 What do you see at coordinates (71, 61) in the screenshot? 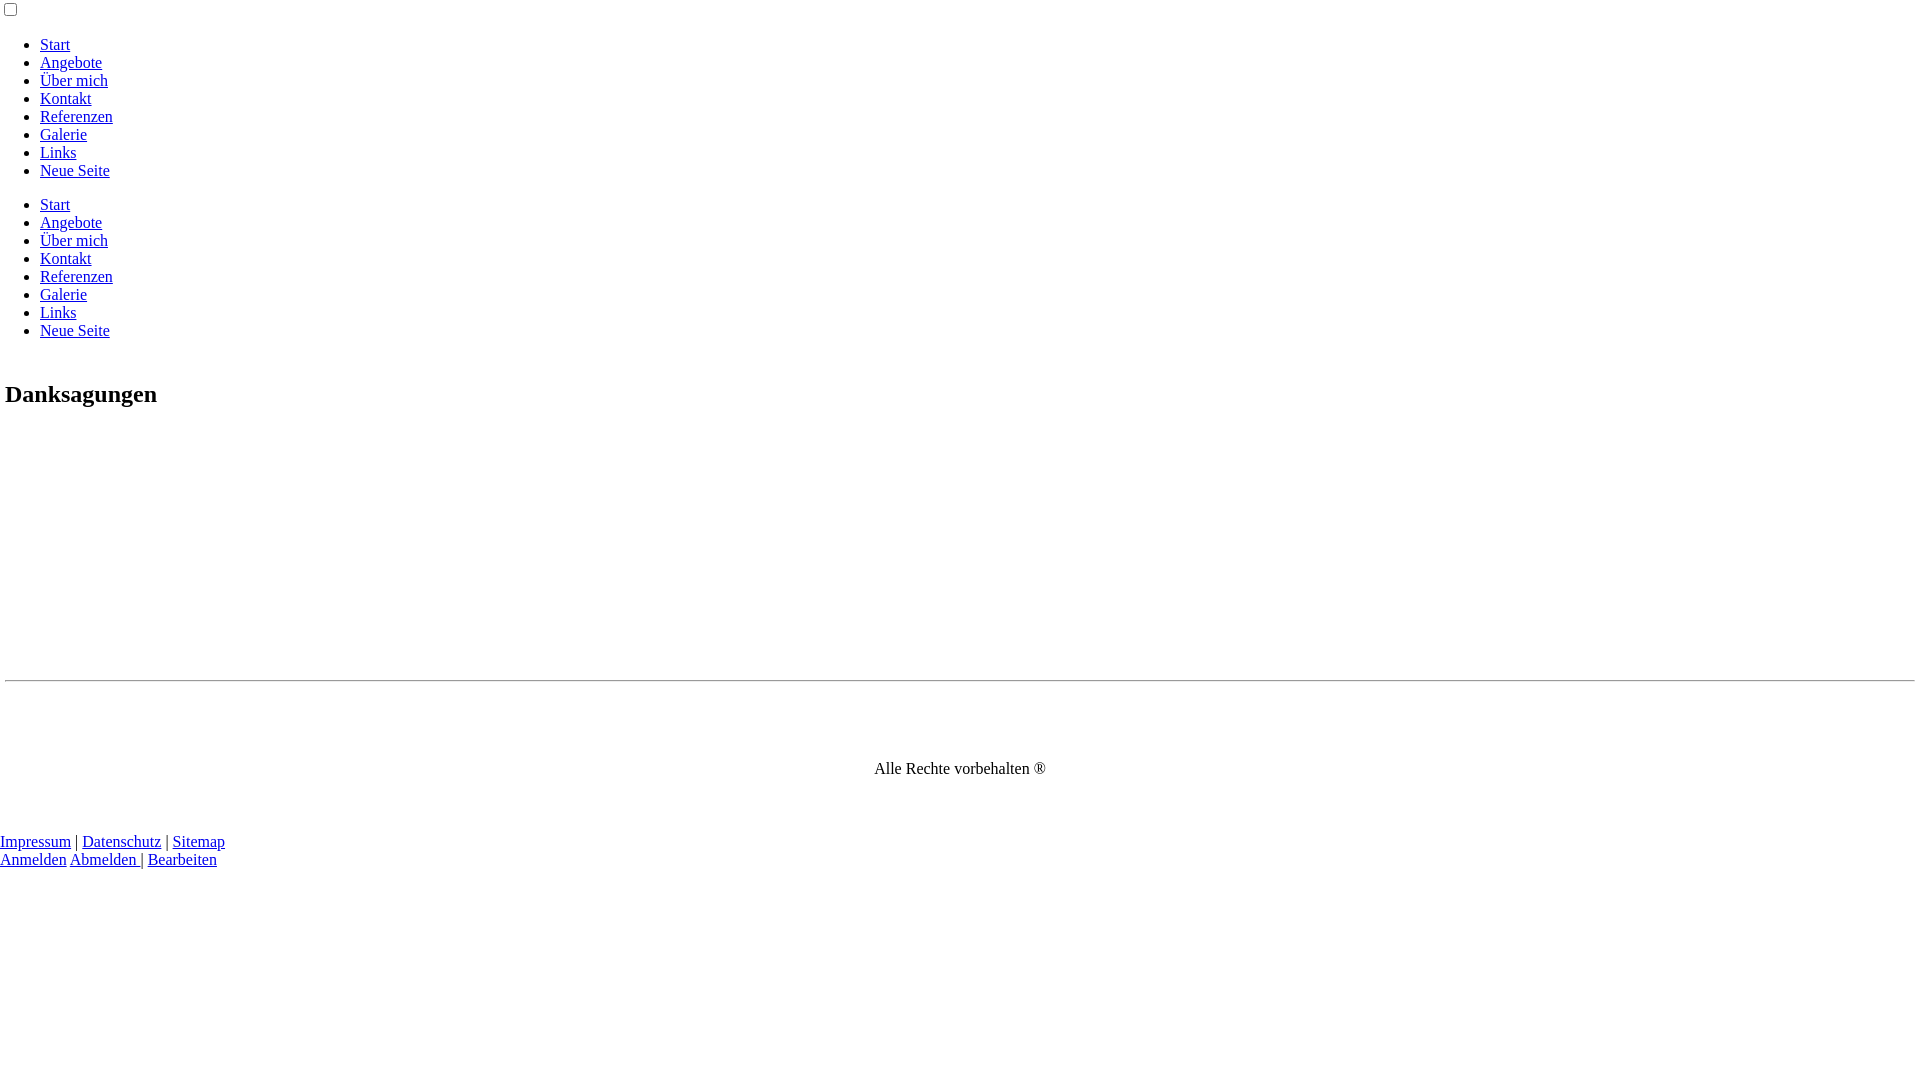
I see `'Angebote'` at bounding box center [71, 61].